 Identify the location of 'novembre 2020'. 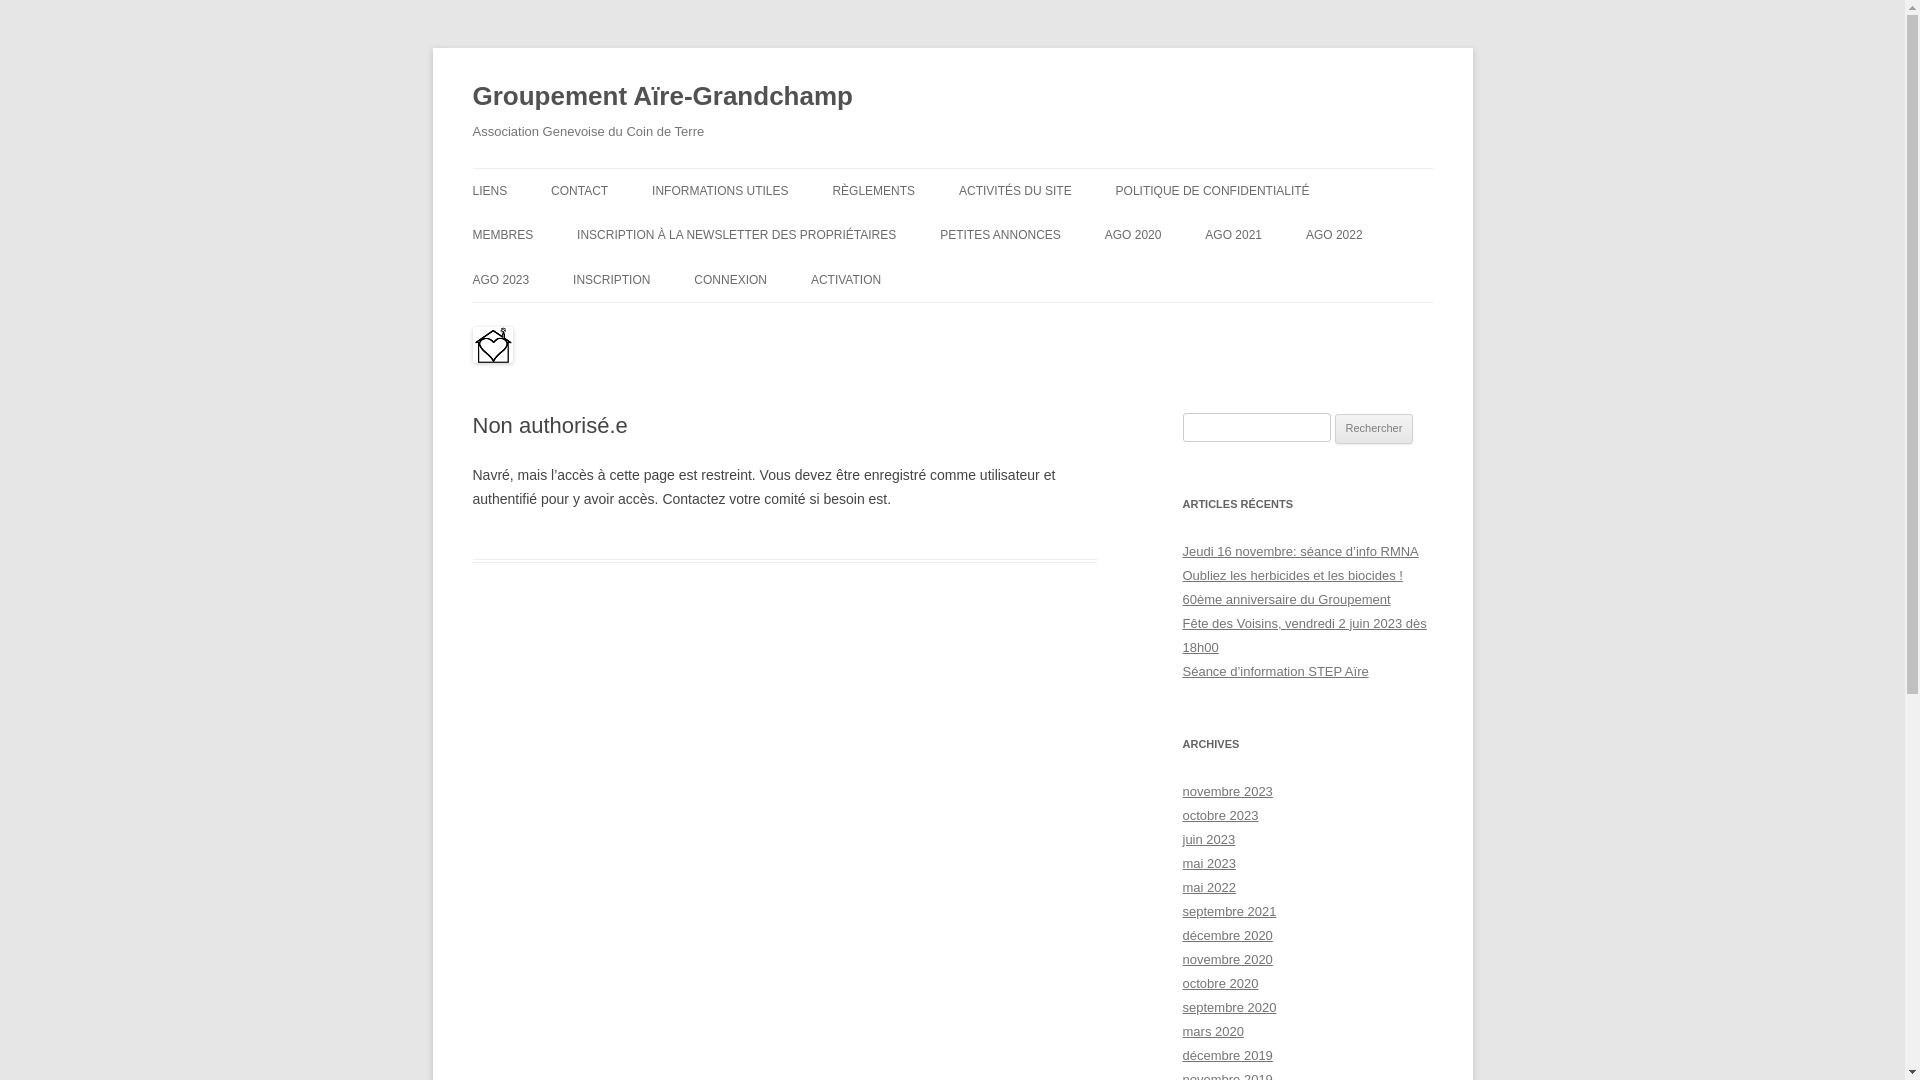
(1181, 958).